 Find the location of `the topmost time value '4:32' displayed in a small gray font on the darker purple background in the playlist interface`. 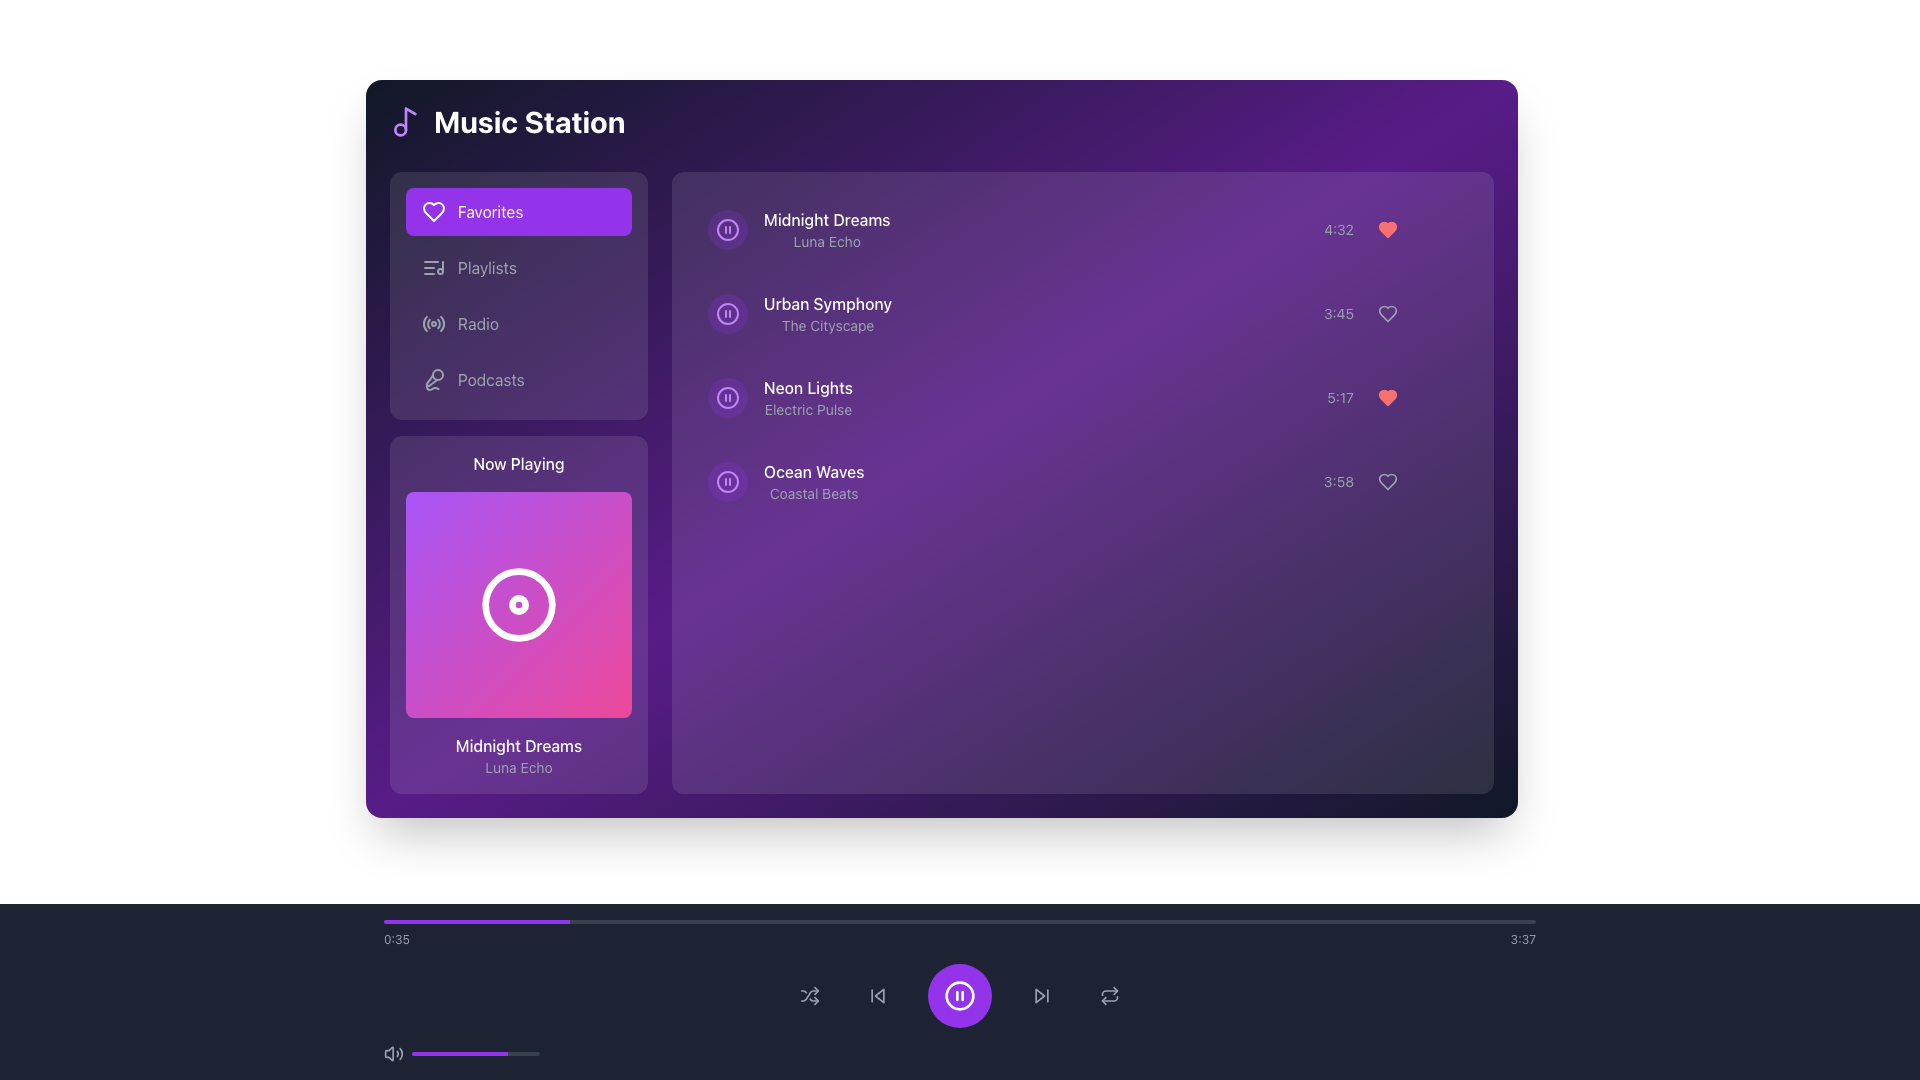

the topmost time value '4:32' displayed in a small gray font on the darker purple background in the playlist interface is located at coordinates (1339, 229).